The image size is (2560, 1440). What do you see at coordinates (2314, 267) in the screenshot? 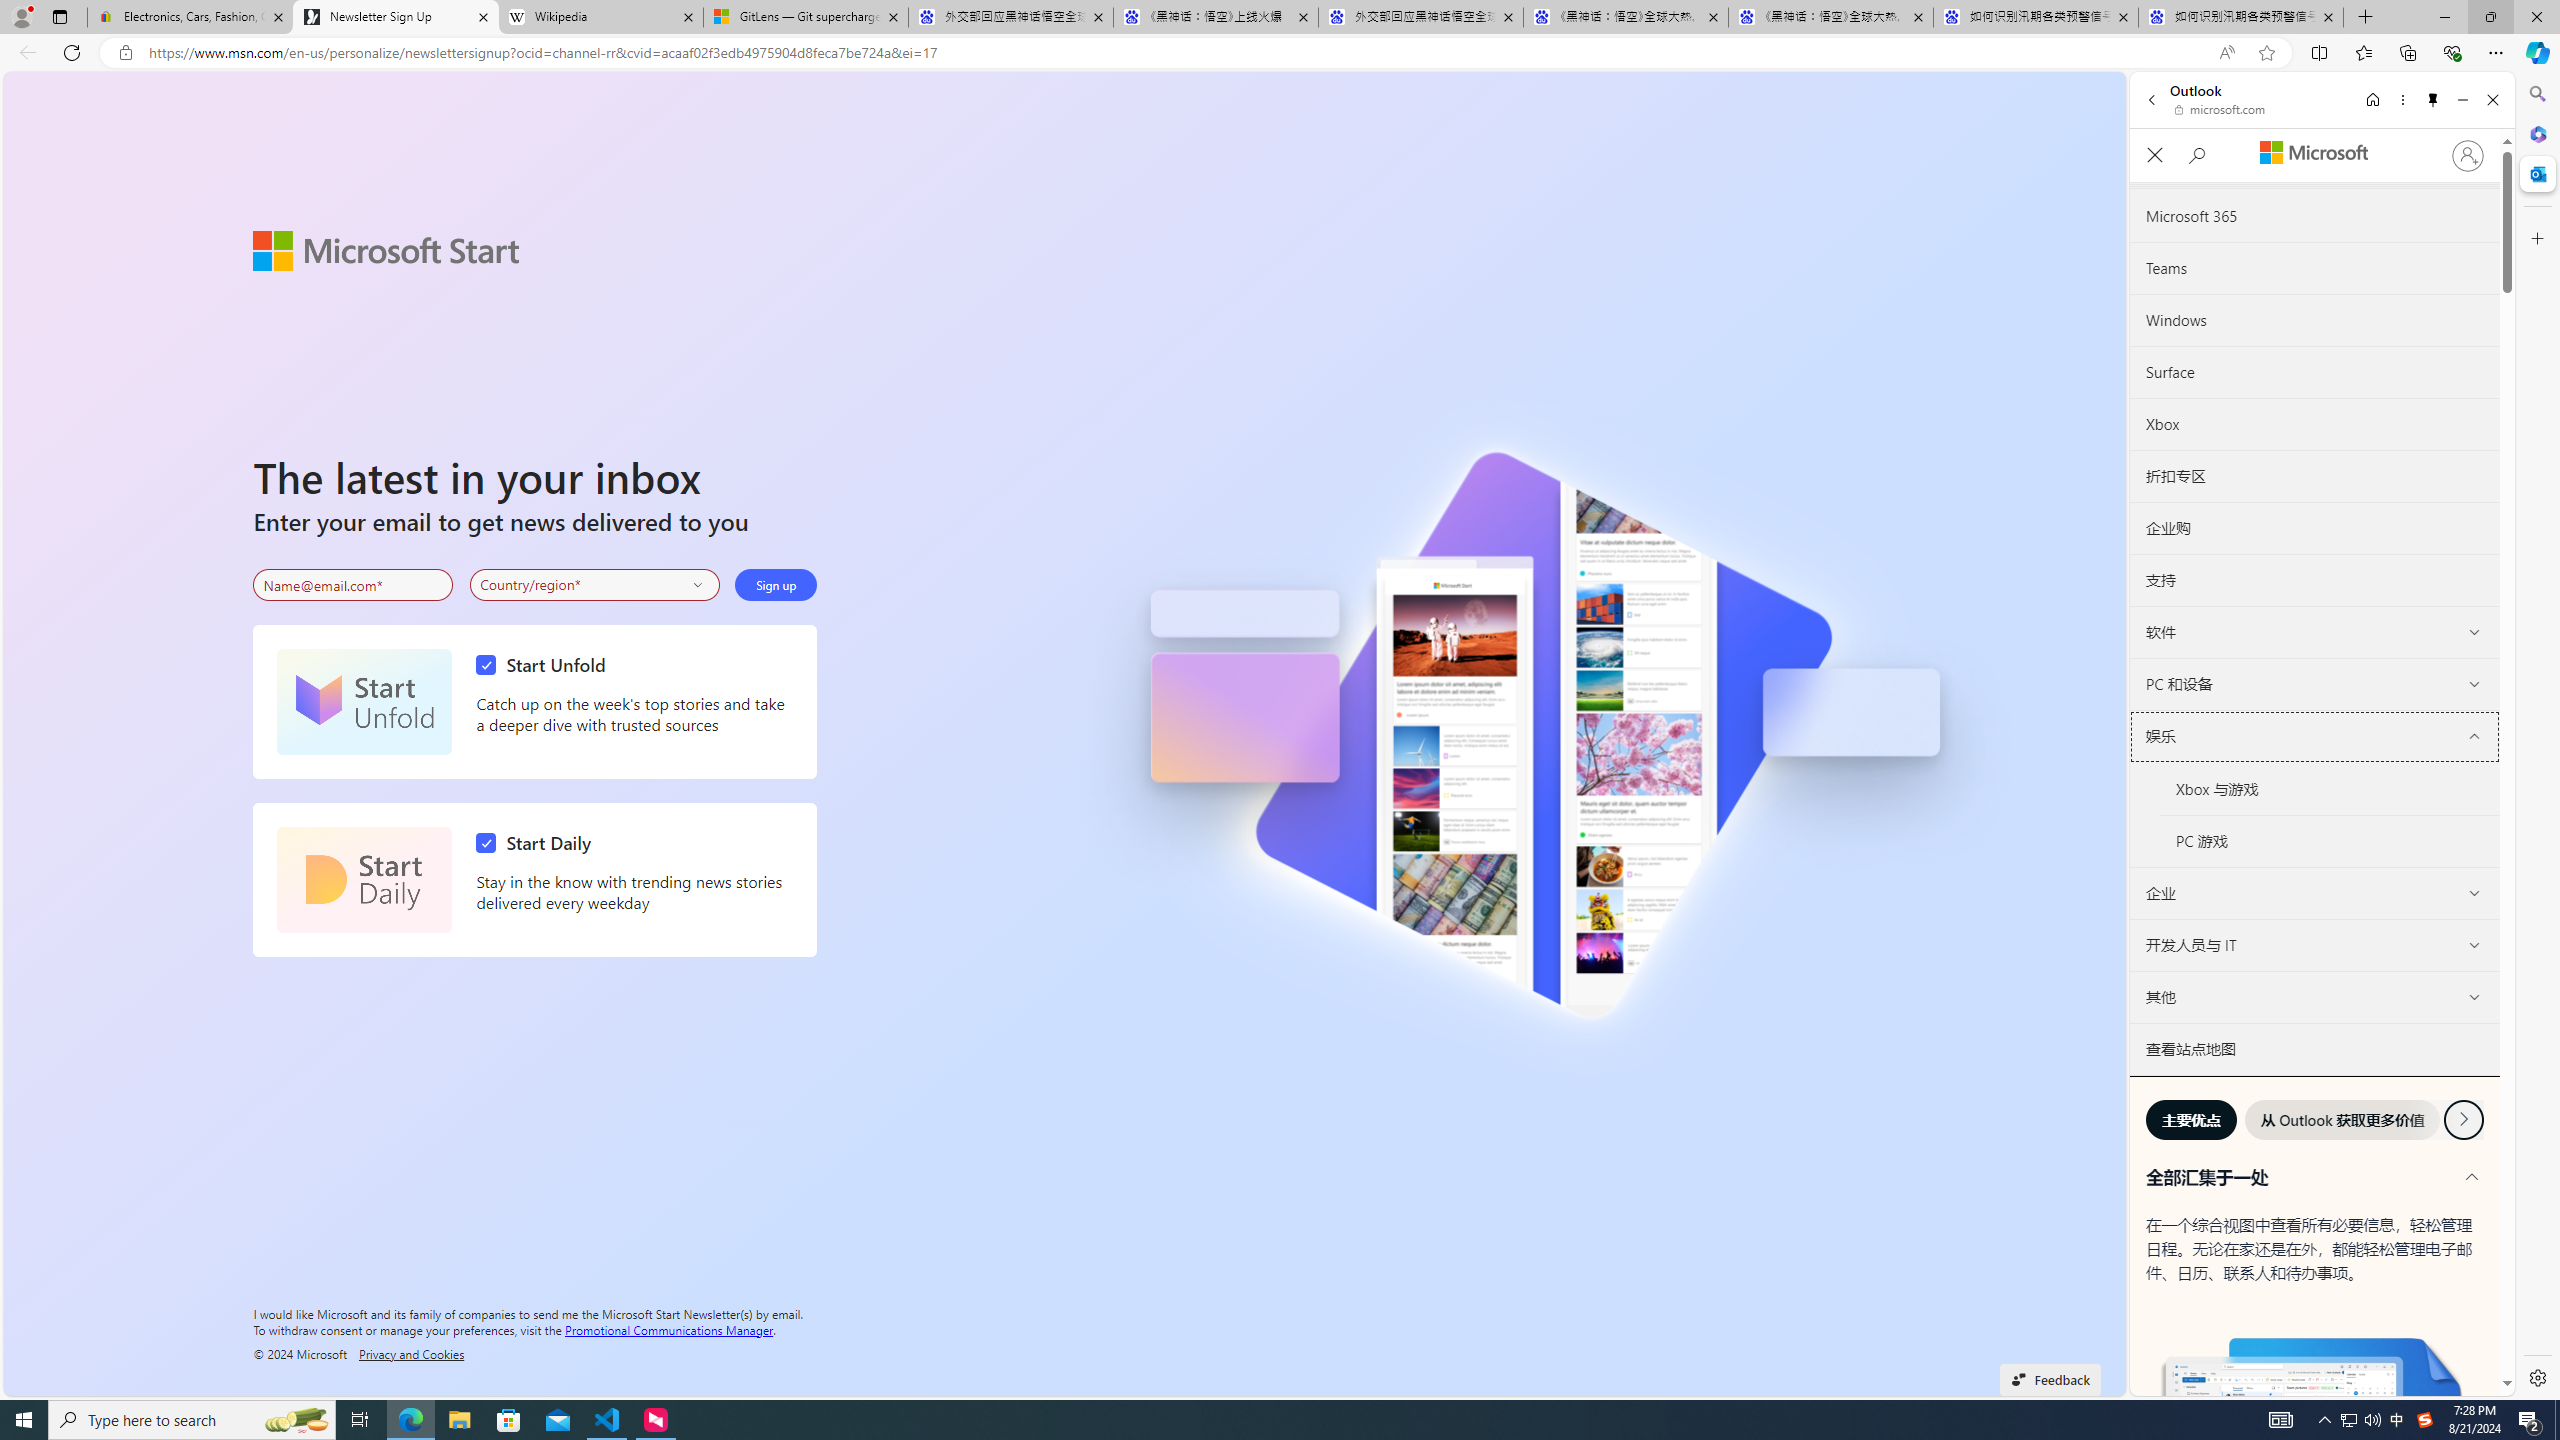
I see `'Teams'` at bounding box center [2314, 267].